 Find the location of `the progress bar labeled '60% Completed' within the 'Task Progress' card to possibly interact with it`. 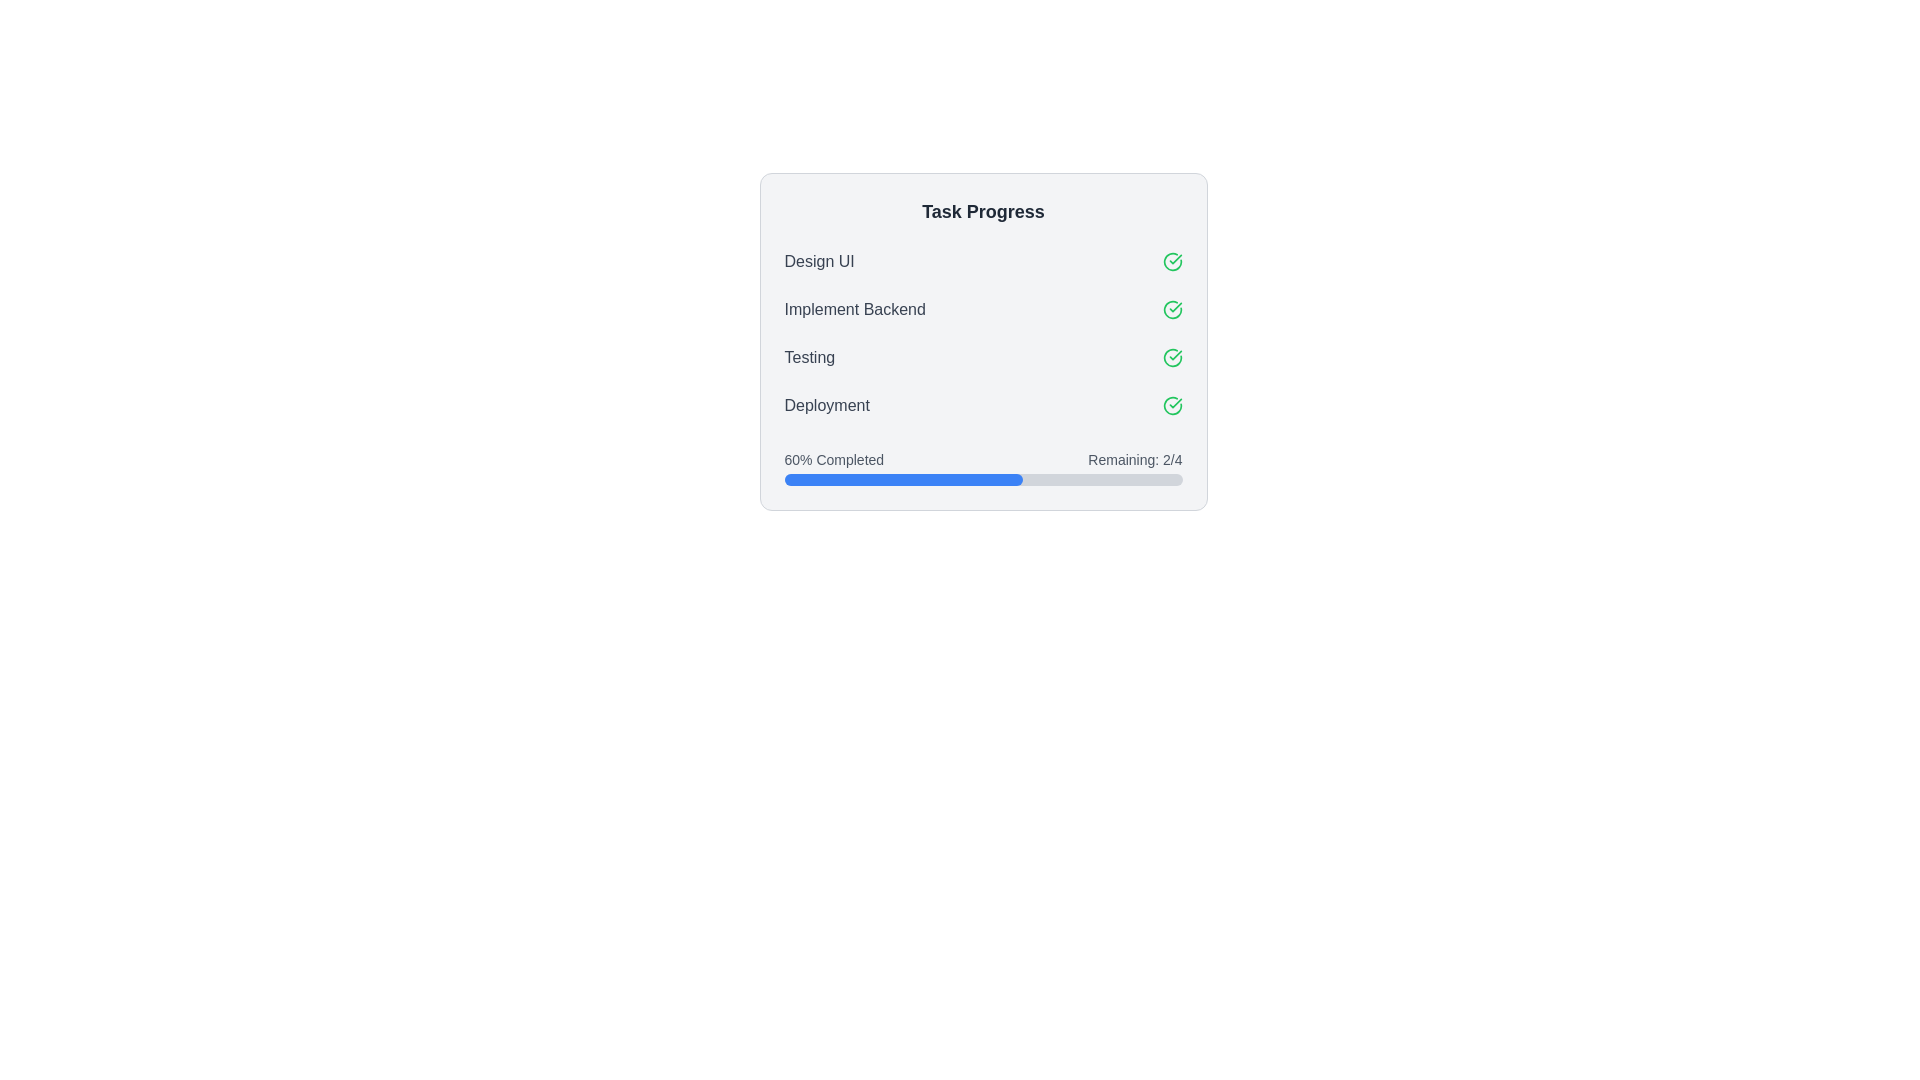

the progress bar labeled '60% Completed' within the 'Task Progress' card to possibly interact with it is located at coordinates (983, 463).